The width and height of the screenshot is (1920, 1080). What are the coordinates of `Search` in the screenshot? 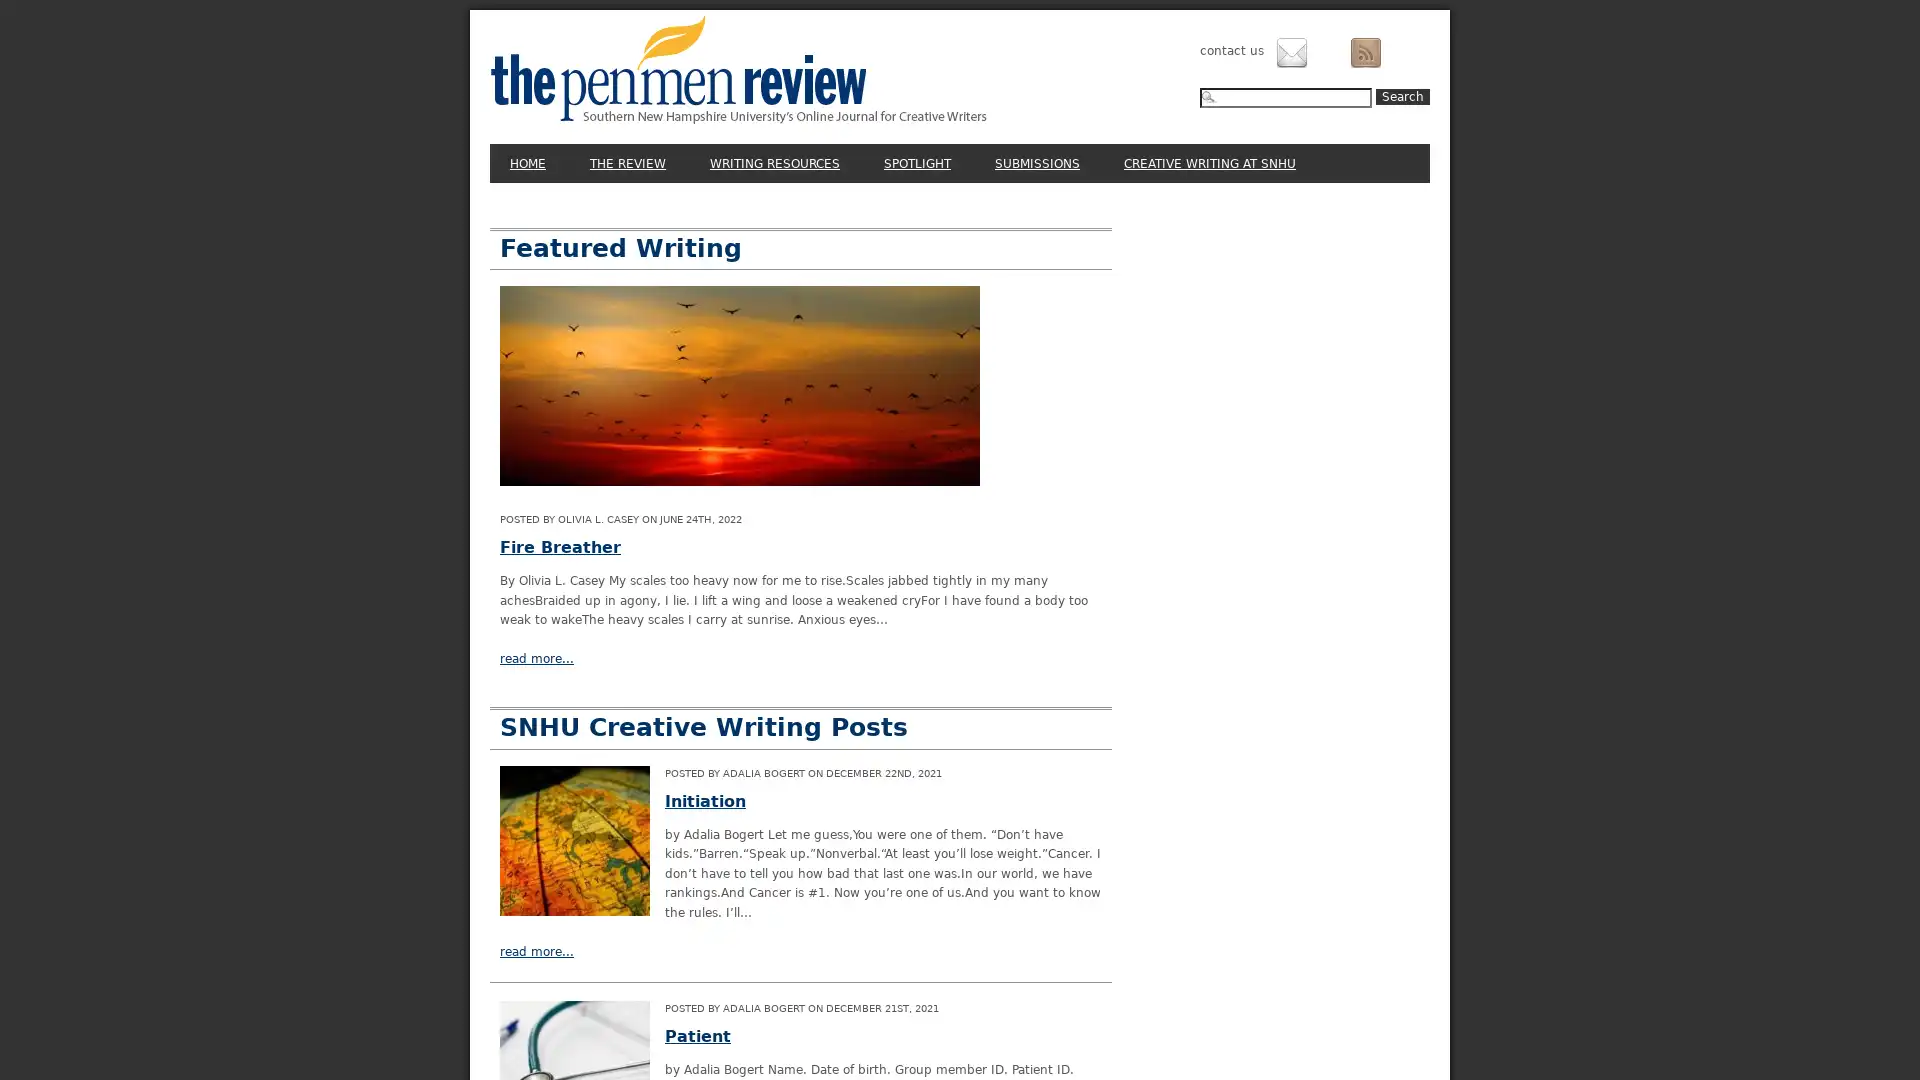 It's located at (1401, 96).